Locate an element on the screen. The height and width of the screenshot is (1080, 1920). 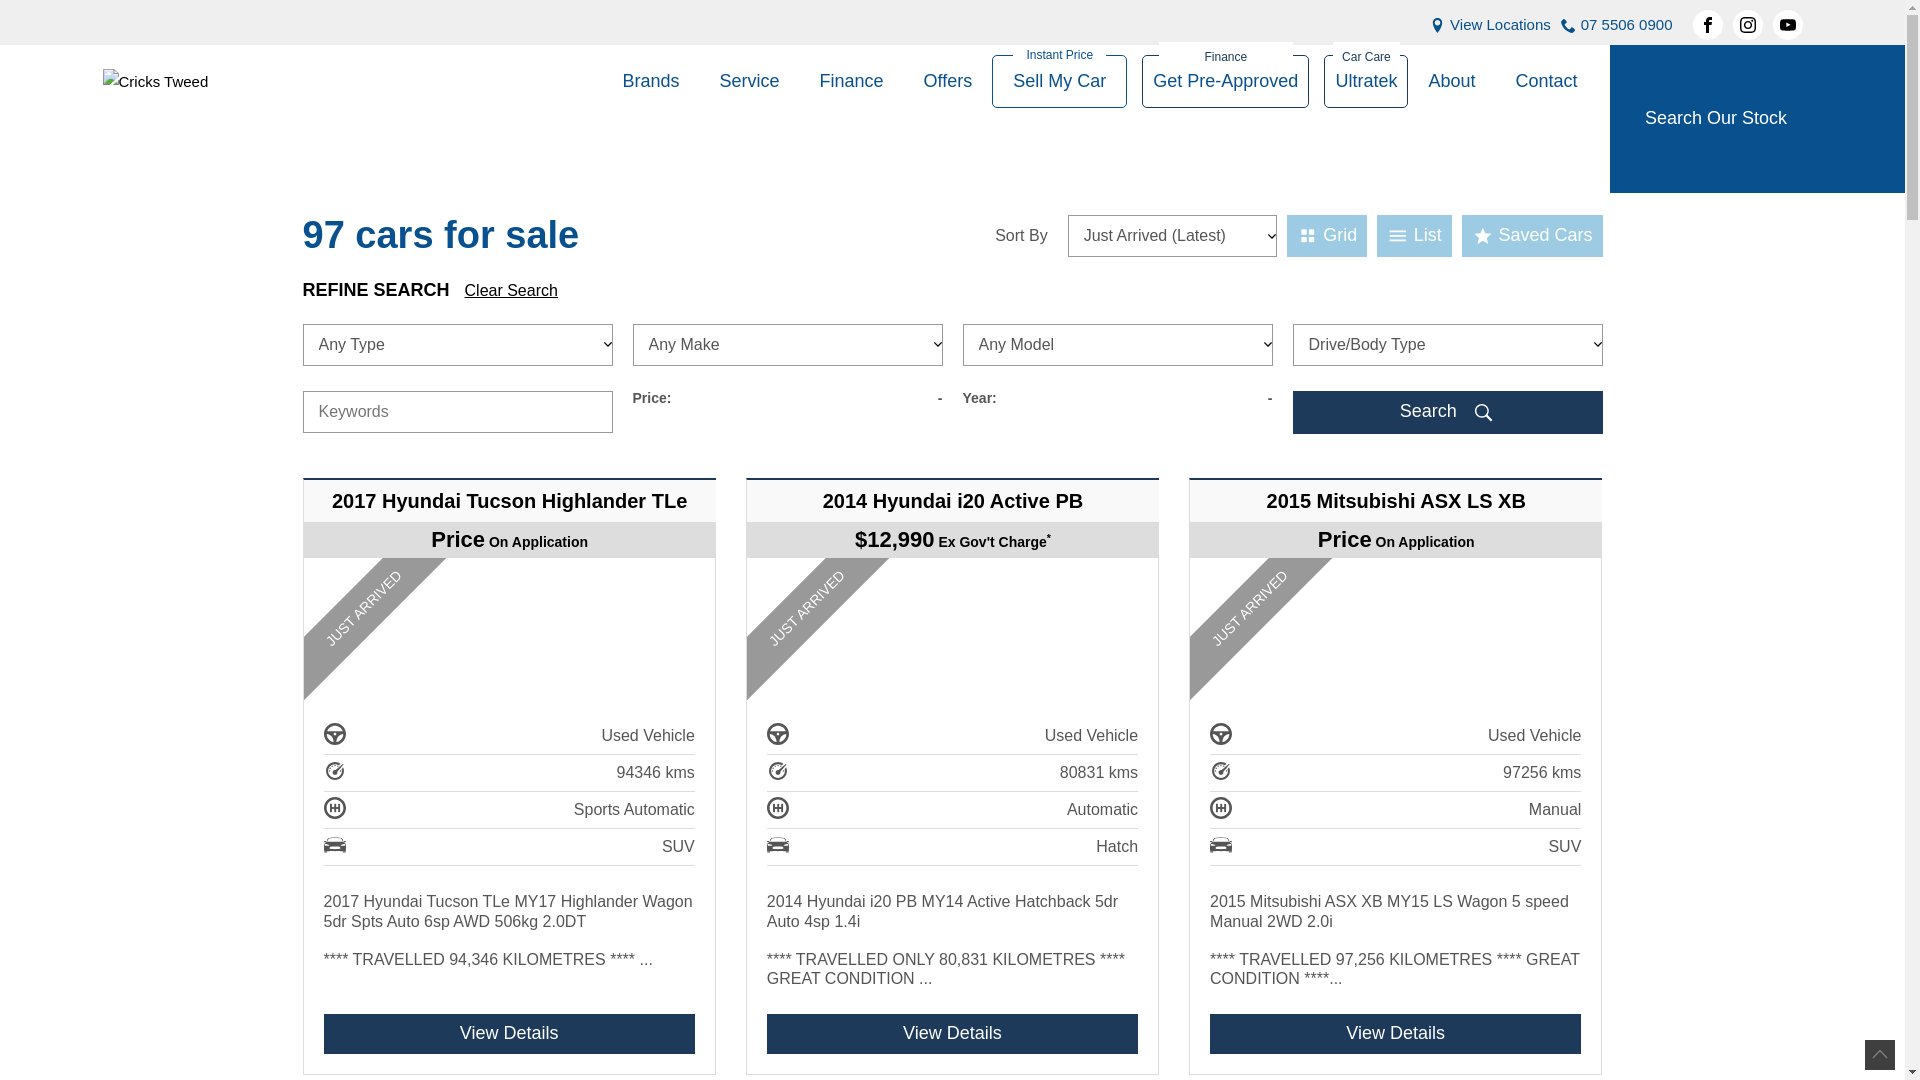
'Offers' is located at coordinates (947, 80).